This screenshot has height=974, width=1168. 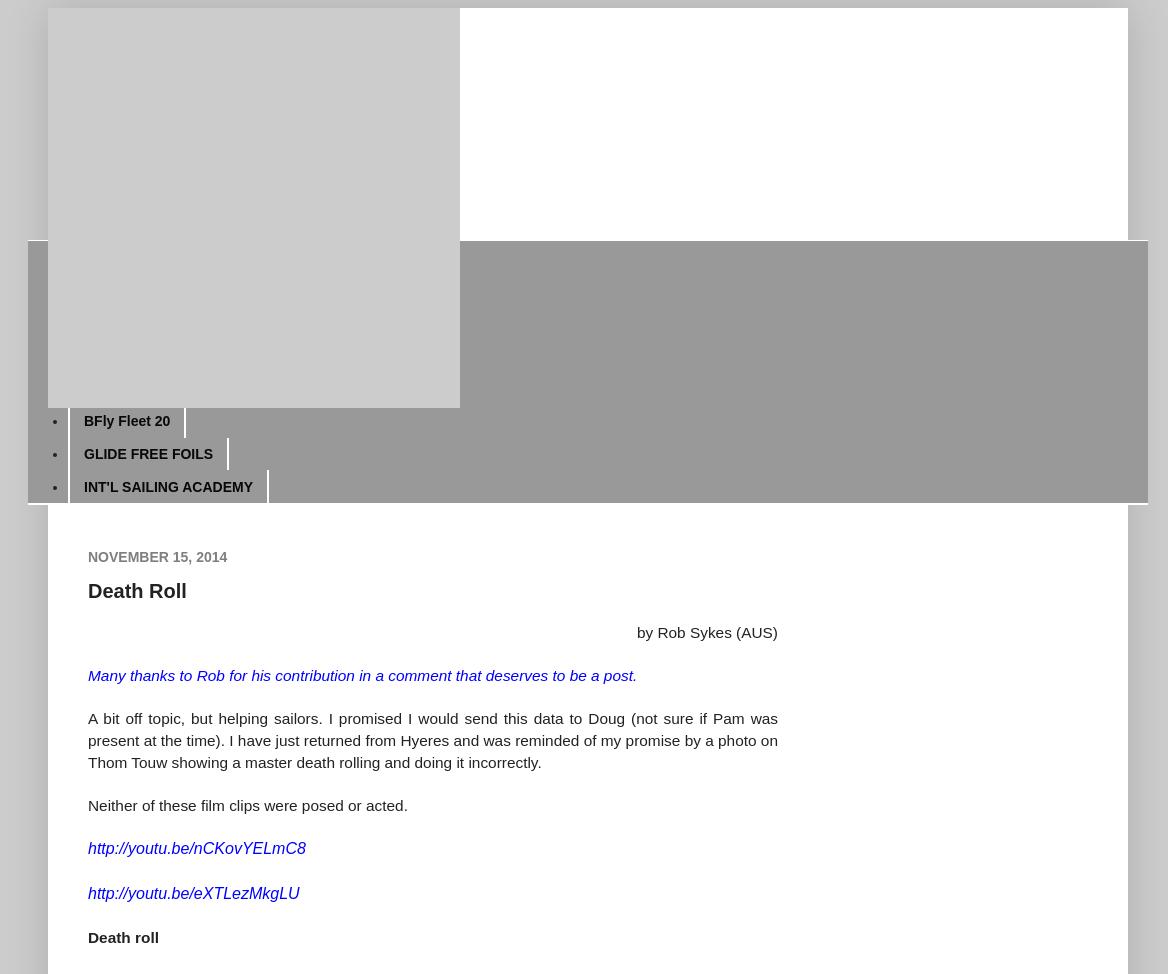 I want to click on 'GLIDE FREE FOILS', so click(x=82, y=452).